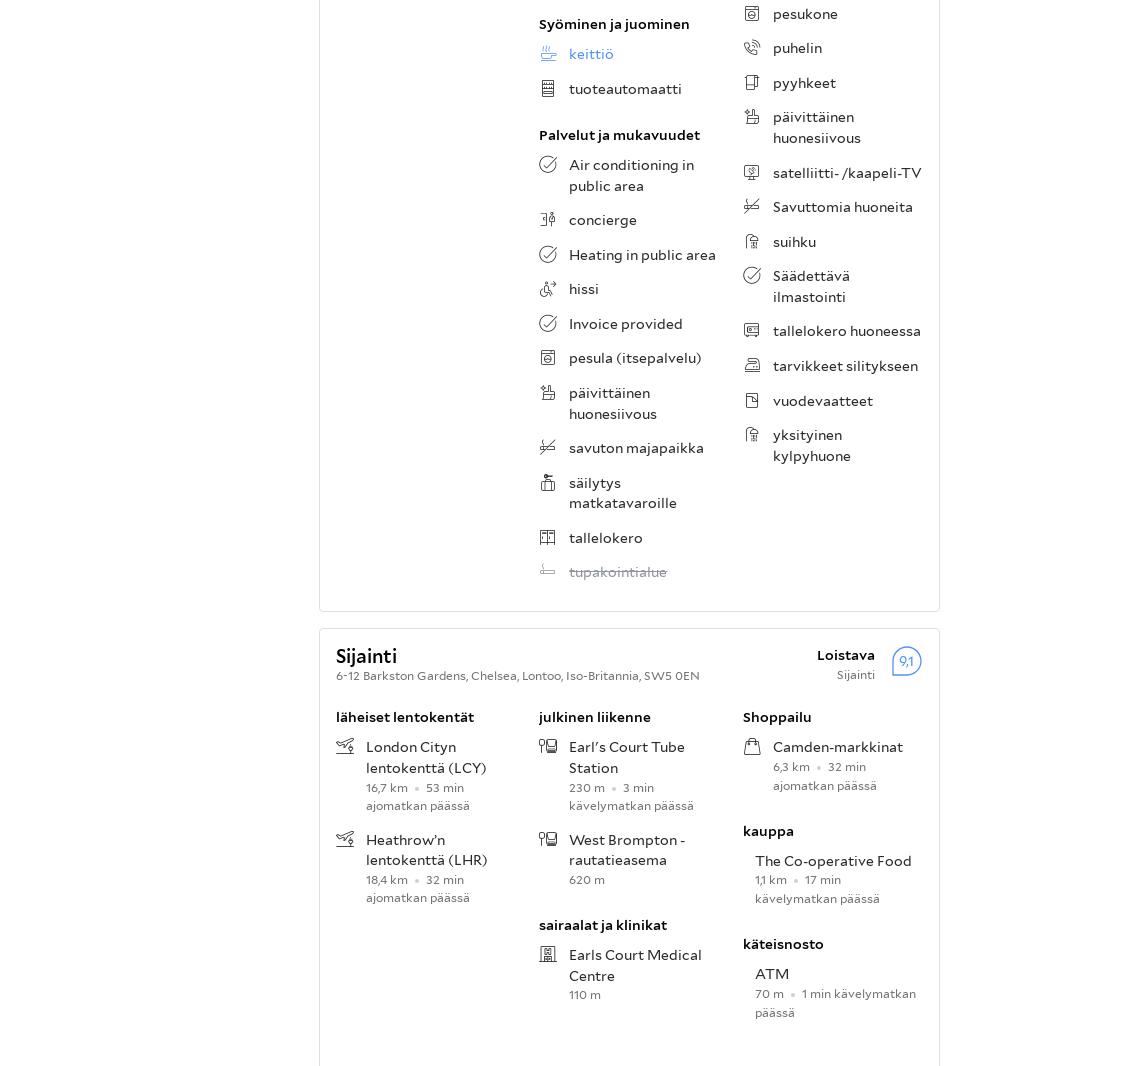 Image resolution: width=1132 pixels, height=1066 pixels. I want to click on 'West Brompton -rautatieasema', so click(627, 849).